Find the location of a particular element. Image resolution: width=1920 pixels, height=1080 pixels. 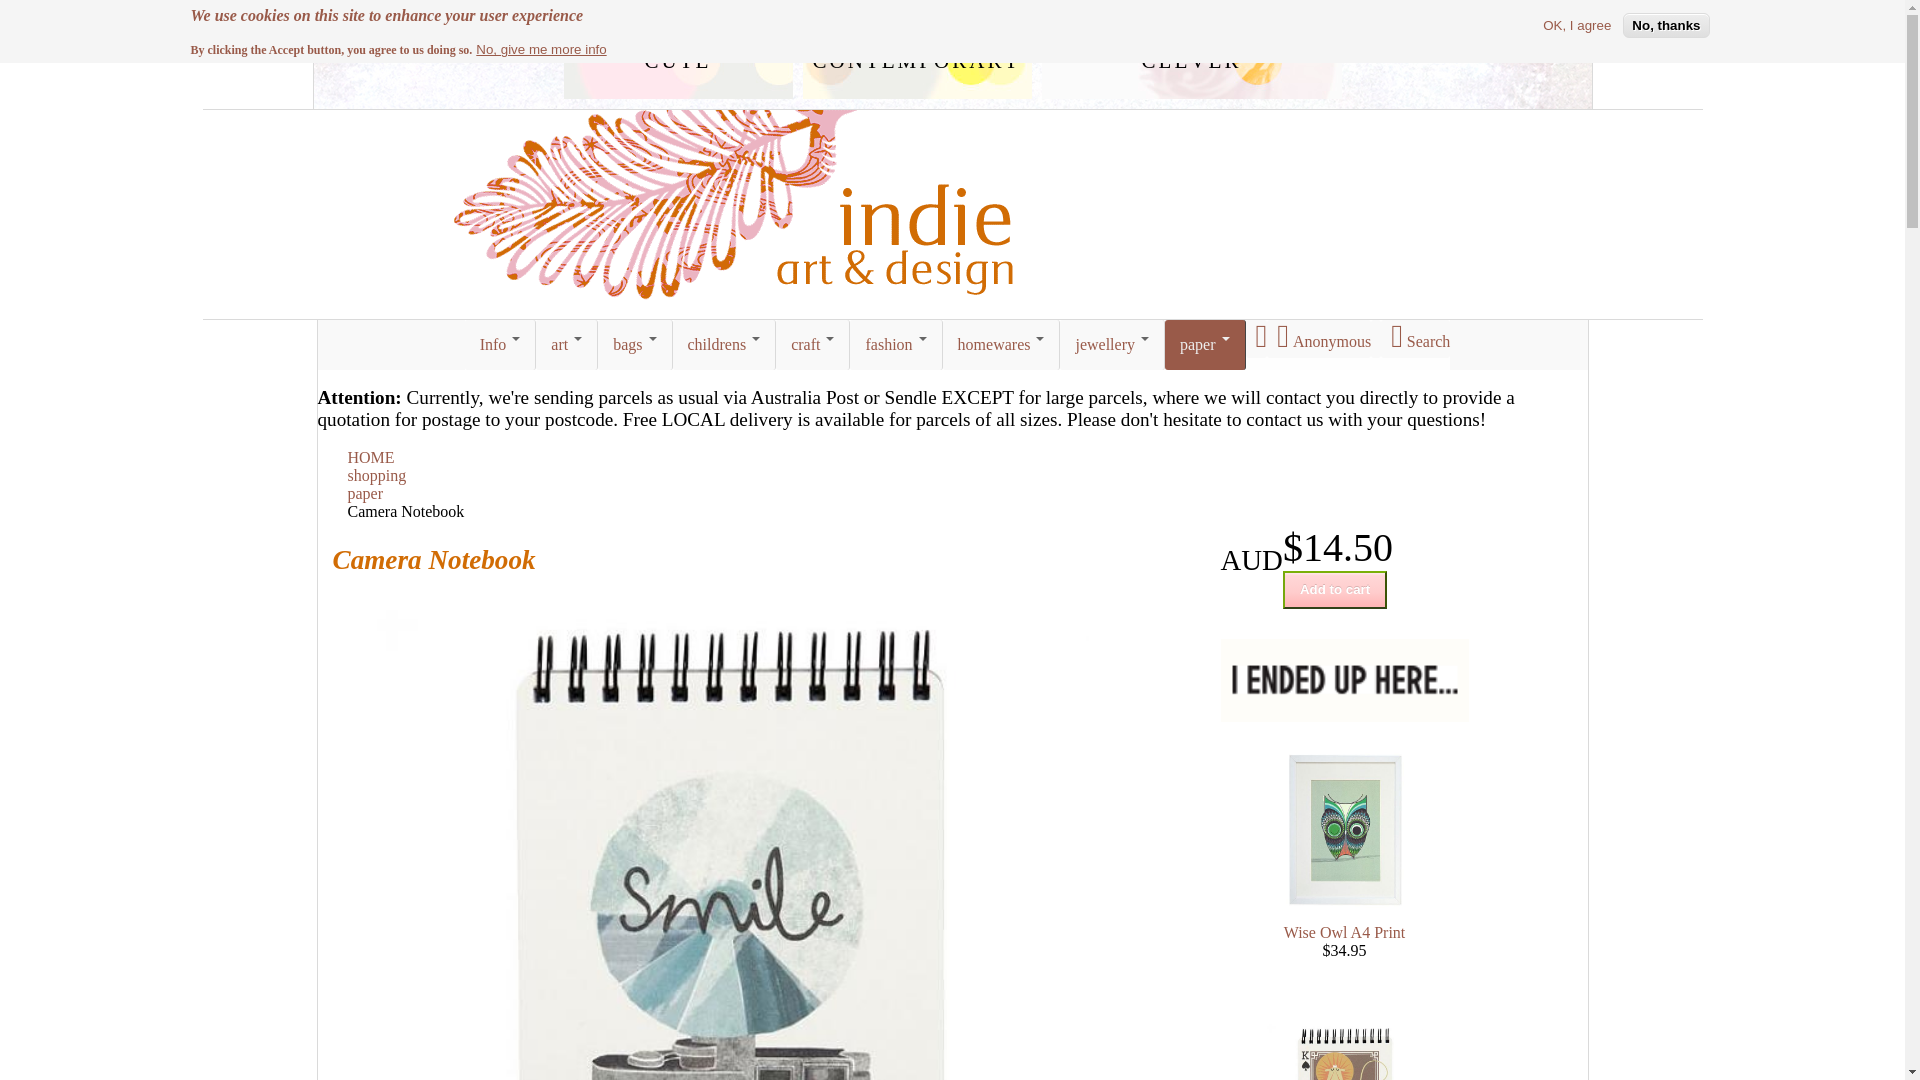

'Wise Owl A4 Print by I Ended Up Here' is located at coordinates (1344, 829).